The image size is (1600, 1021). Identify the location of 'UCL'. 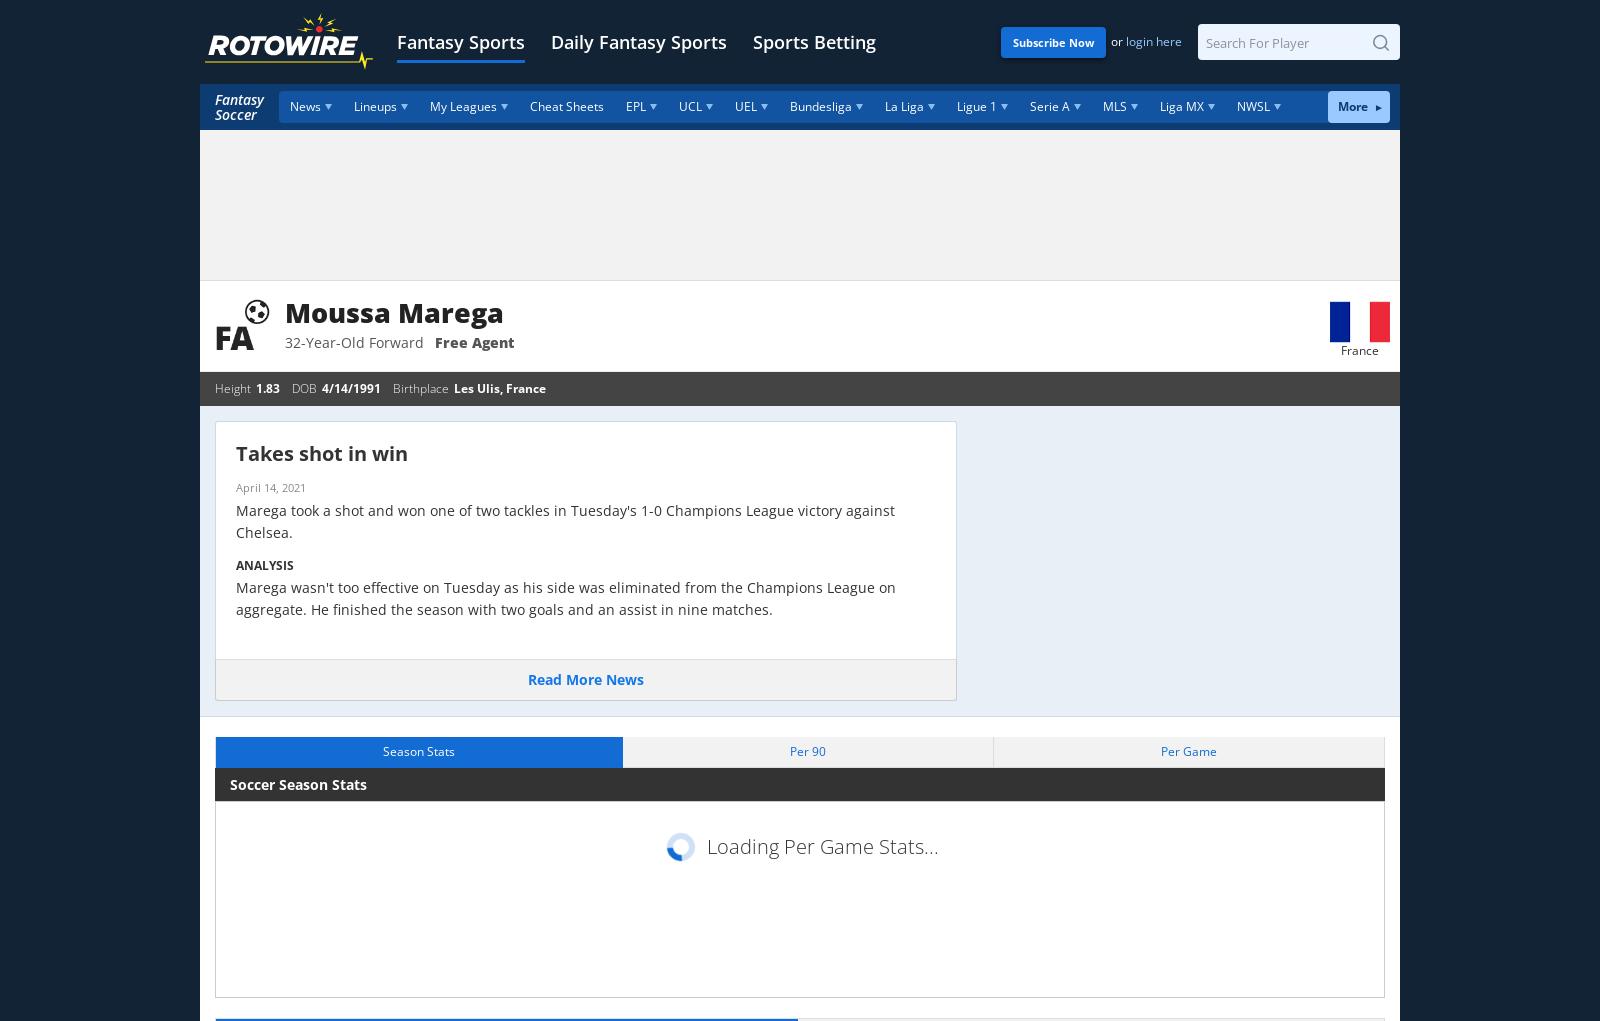
(690, 105).